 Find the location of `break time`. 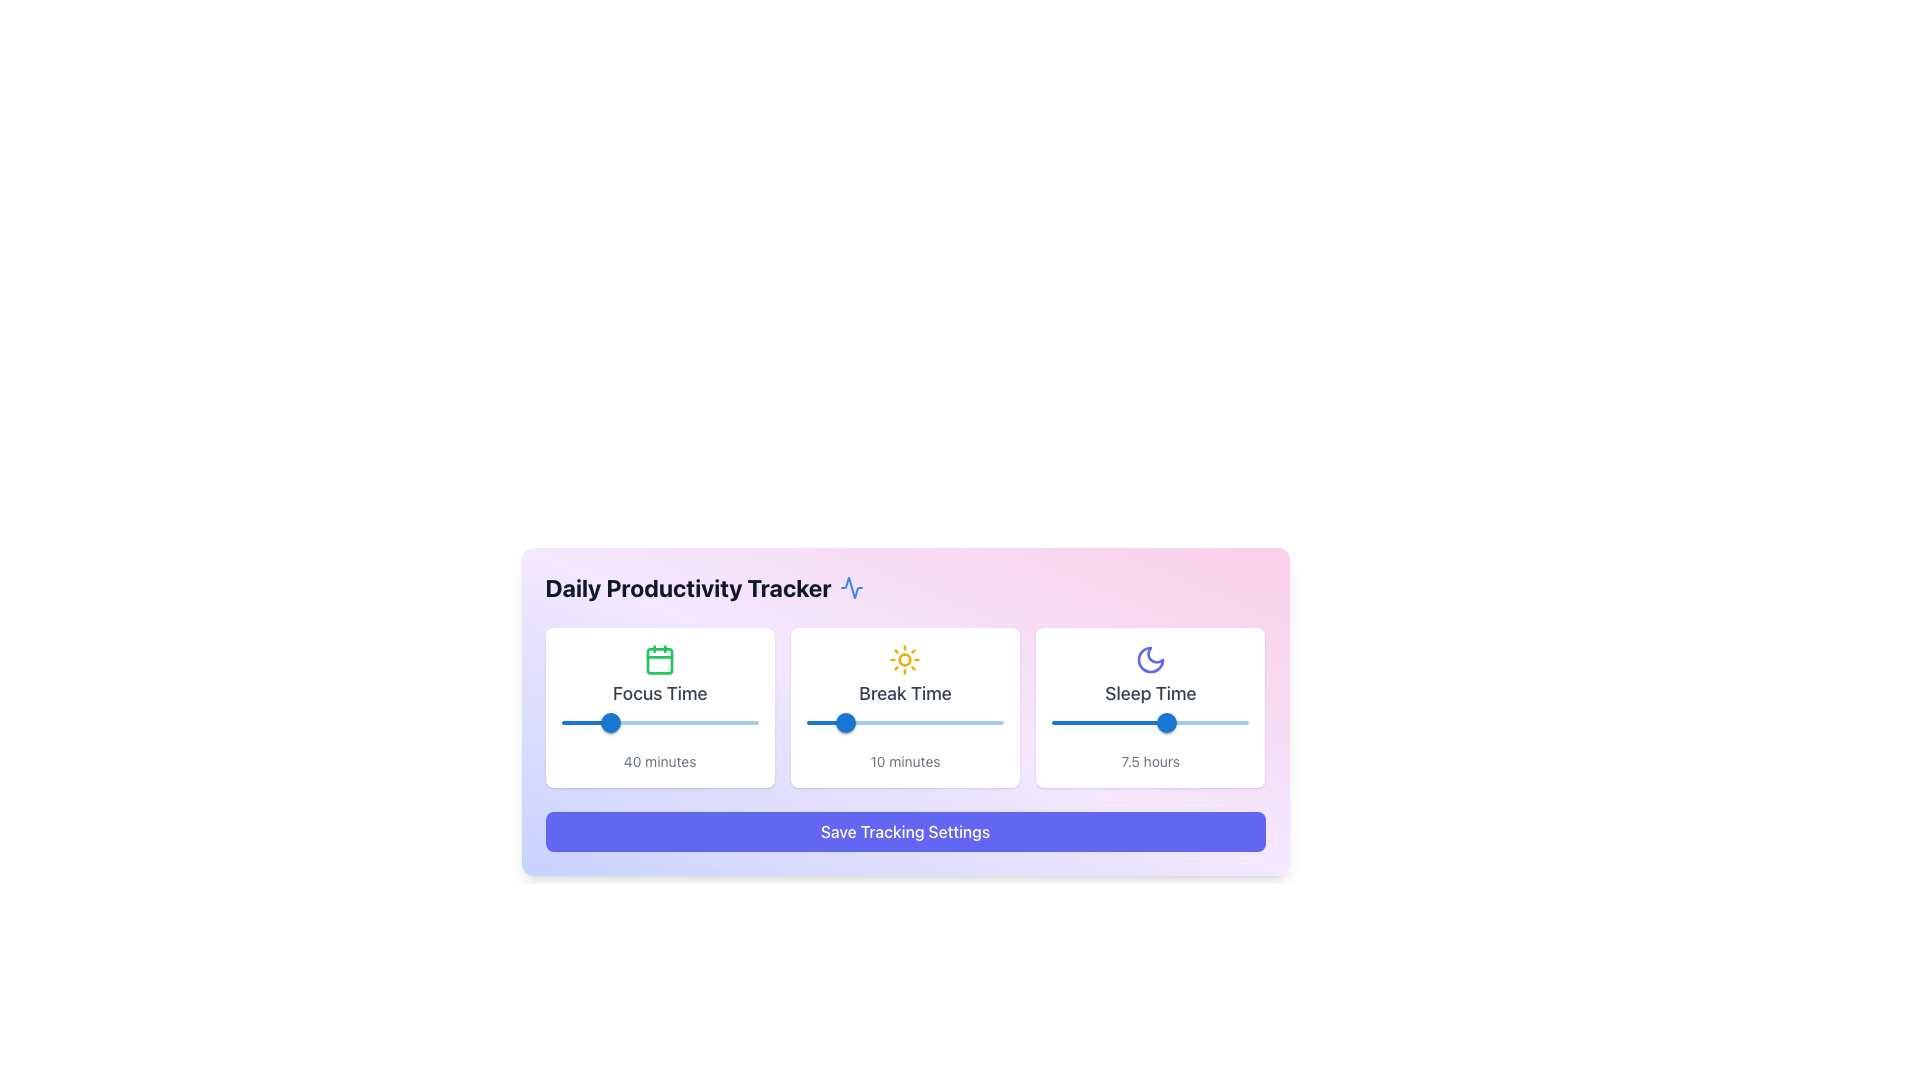

break time is located at coordinates (813, 722).